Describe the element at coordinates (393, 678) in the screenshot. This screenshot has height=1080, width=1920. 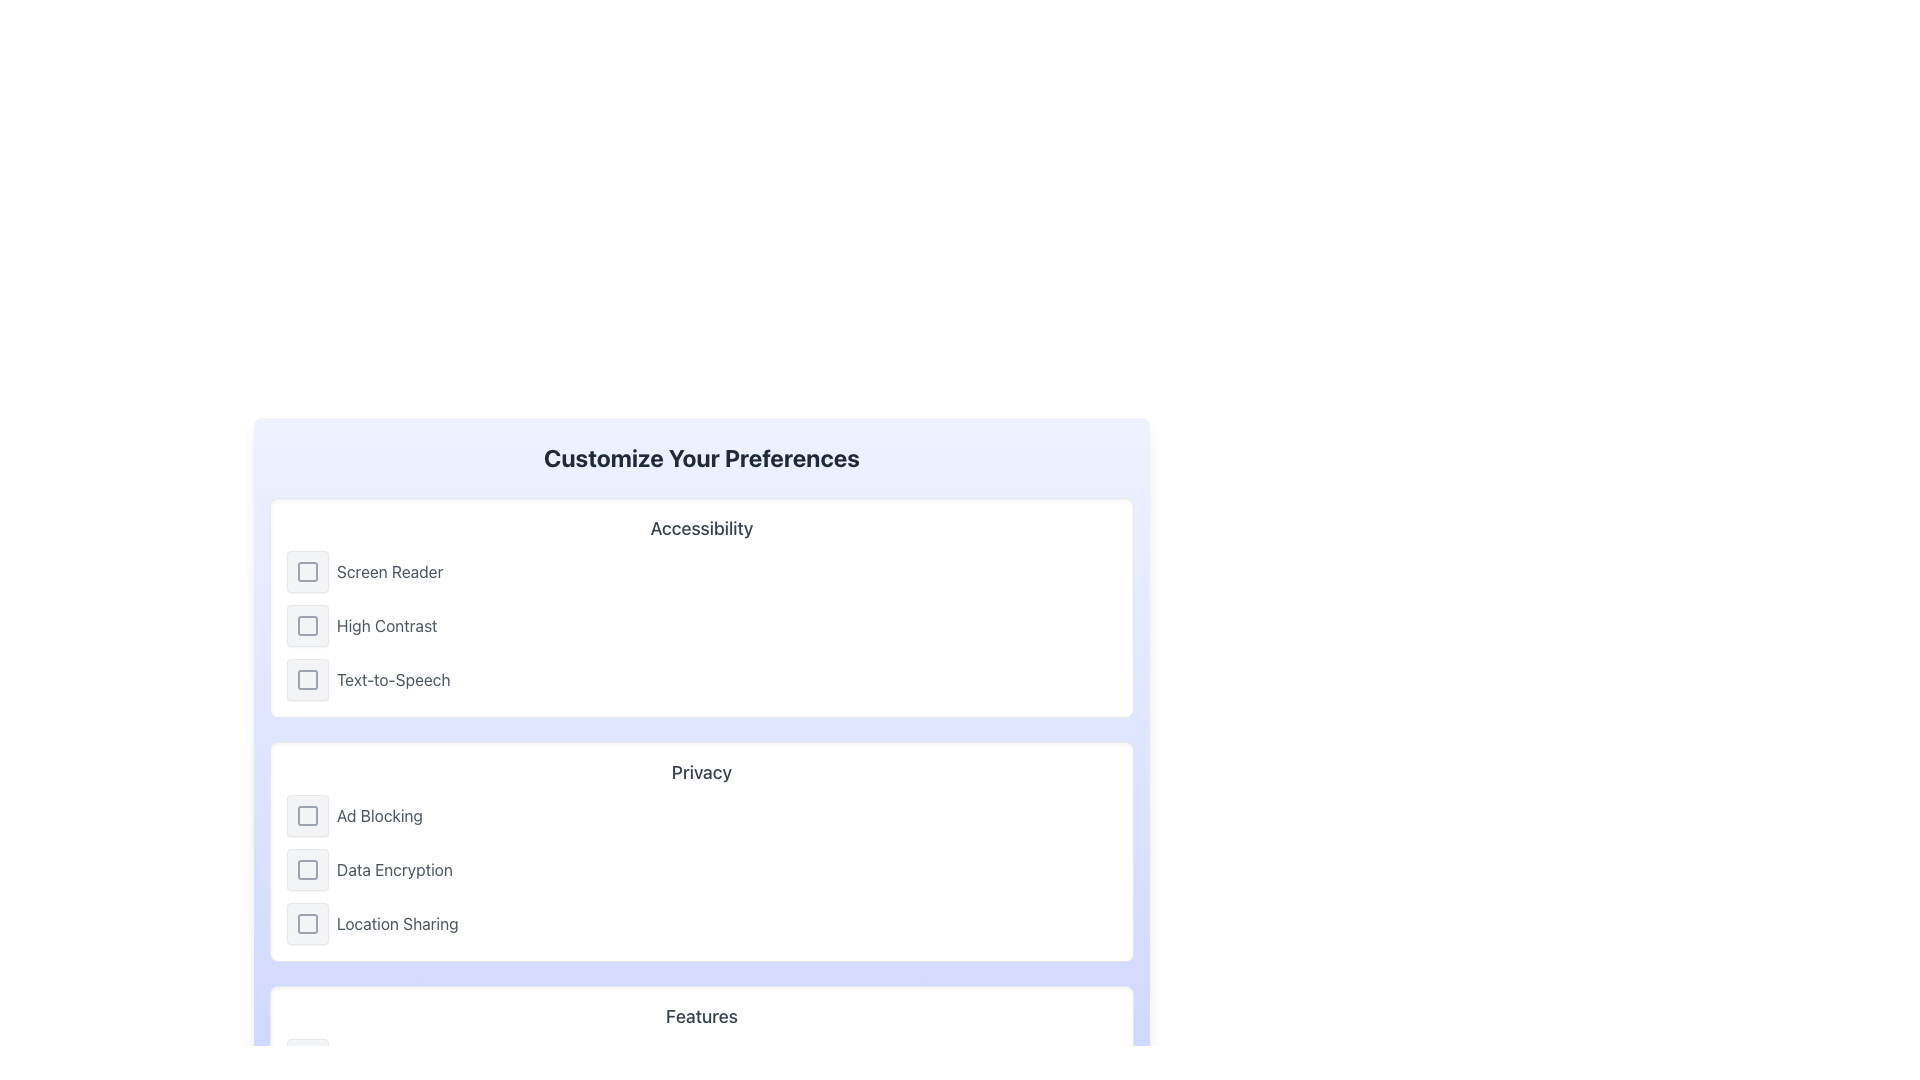
I see `the 'Text-to-Speech' label text associated with the checkbox component, which is part of a list of accessibility features` at that location.